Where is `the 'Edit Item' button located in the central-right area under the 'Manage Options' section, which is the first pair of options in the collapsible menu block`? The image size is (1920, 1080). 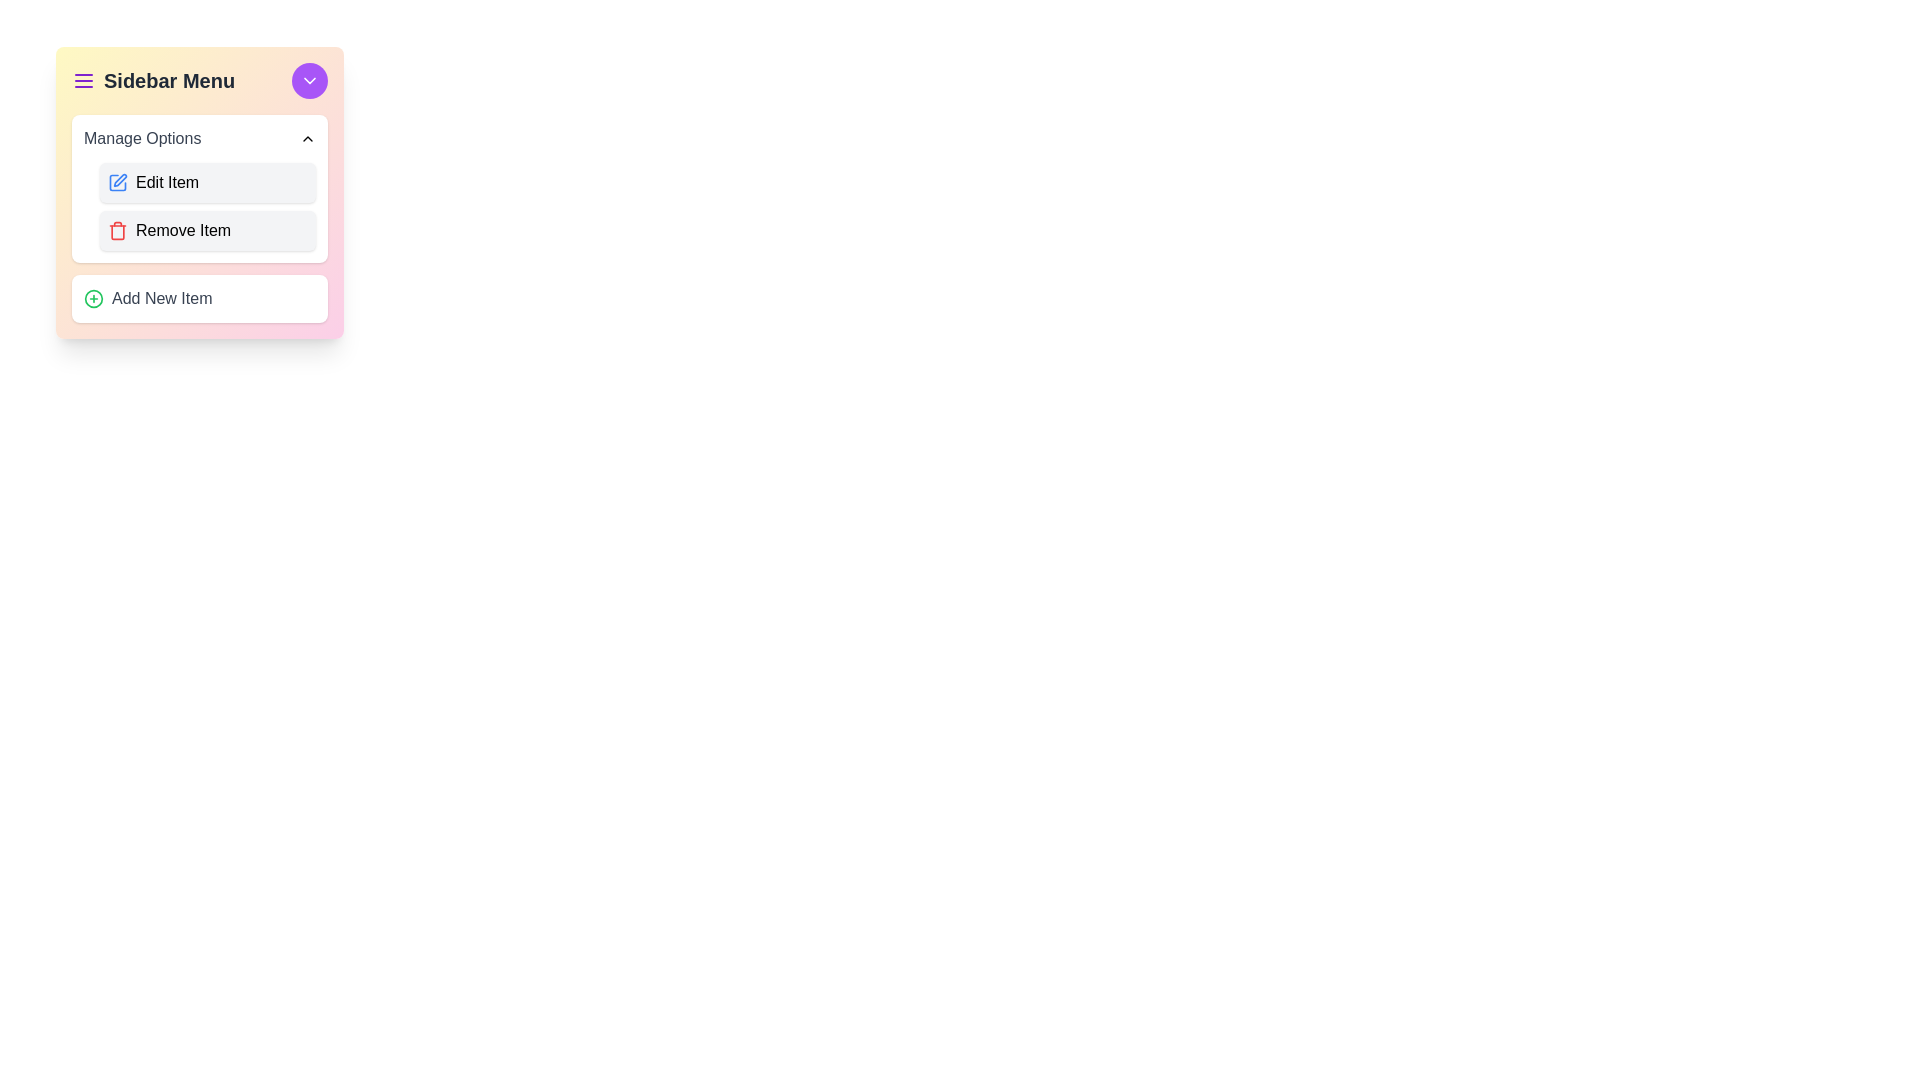 the 'Edit Item' button located in the central-right area under the 'Manage Options' section, which is the first pair of options in the collapsible menu block is located at coordinates (200, 207).